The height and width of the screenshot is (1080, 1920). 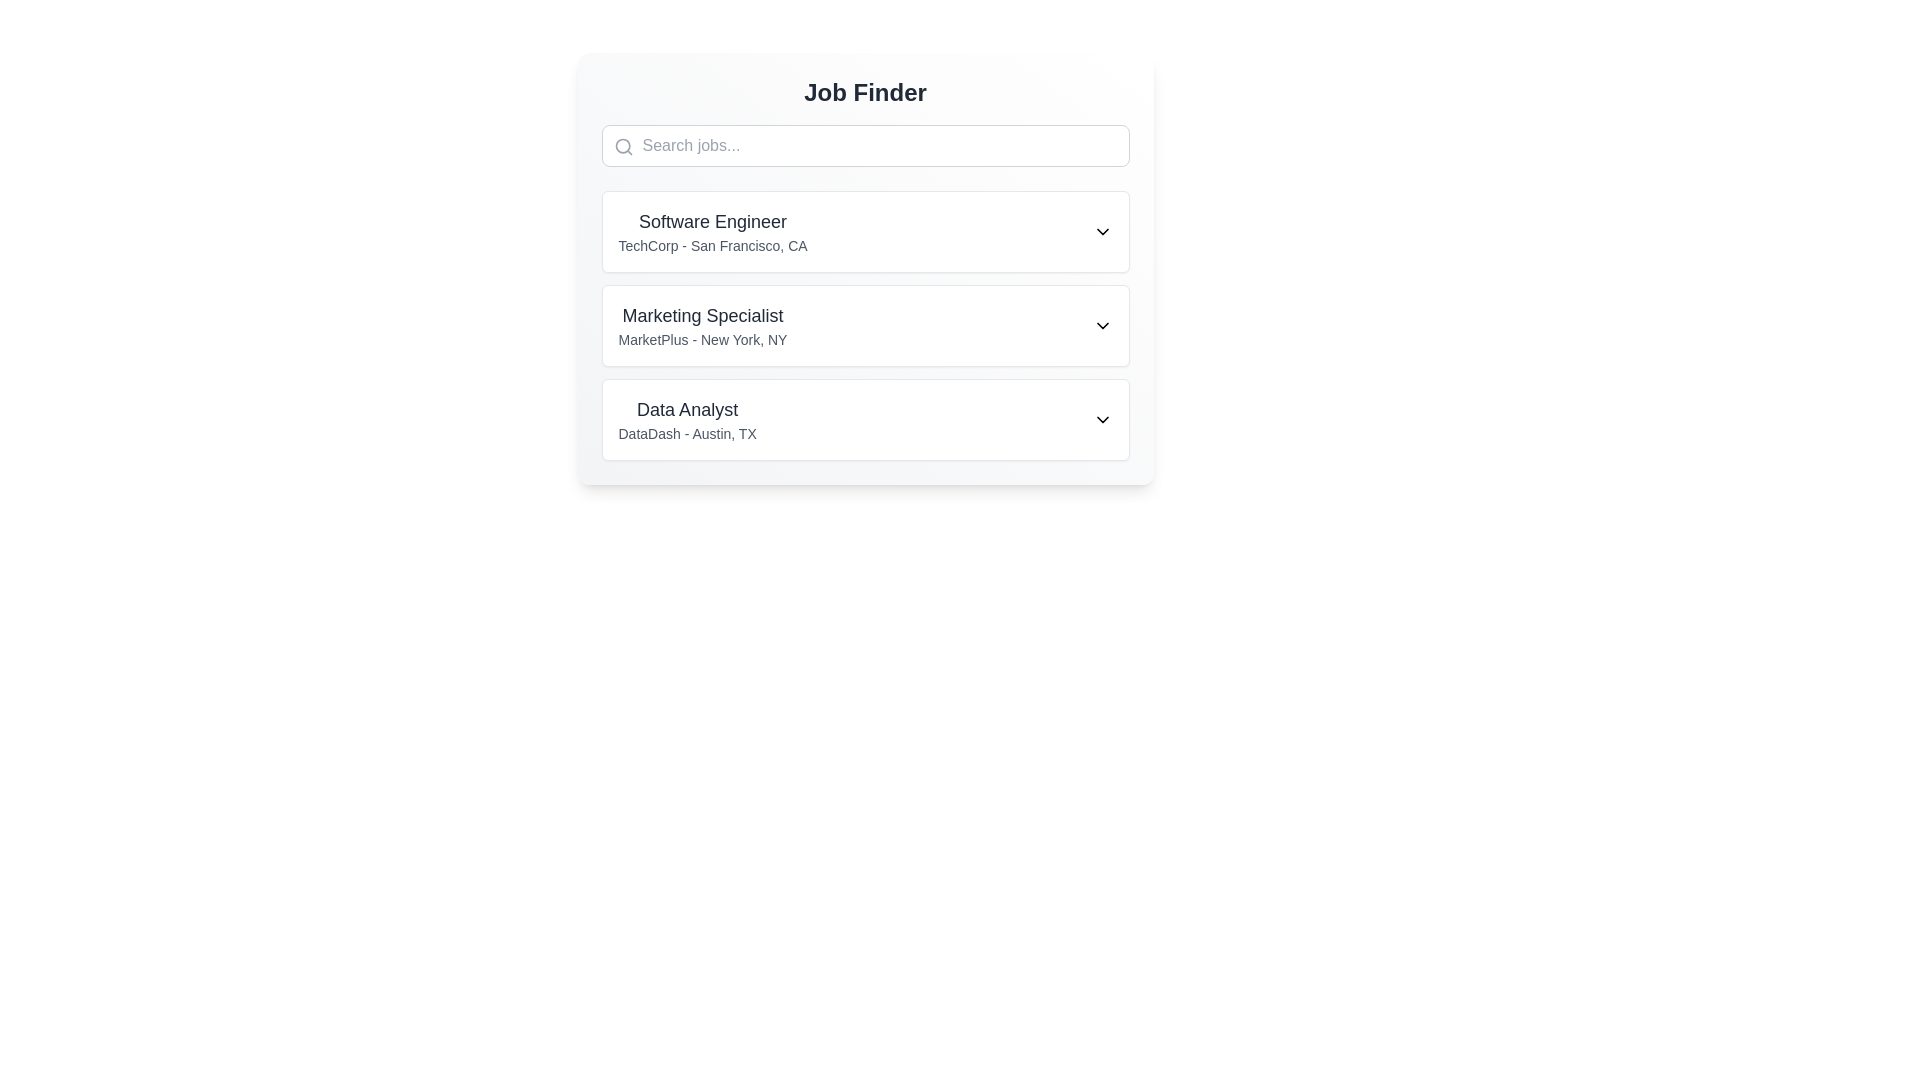 What do you see at coordinates (702, 325) in the screenshot?
I see `the text label displaying 'Marketing Specialist' and 'MarketPlus - New York, NY' by moving the cursor to its center point` at bounding box center [702, 325].